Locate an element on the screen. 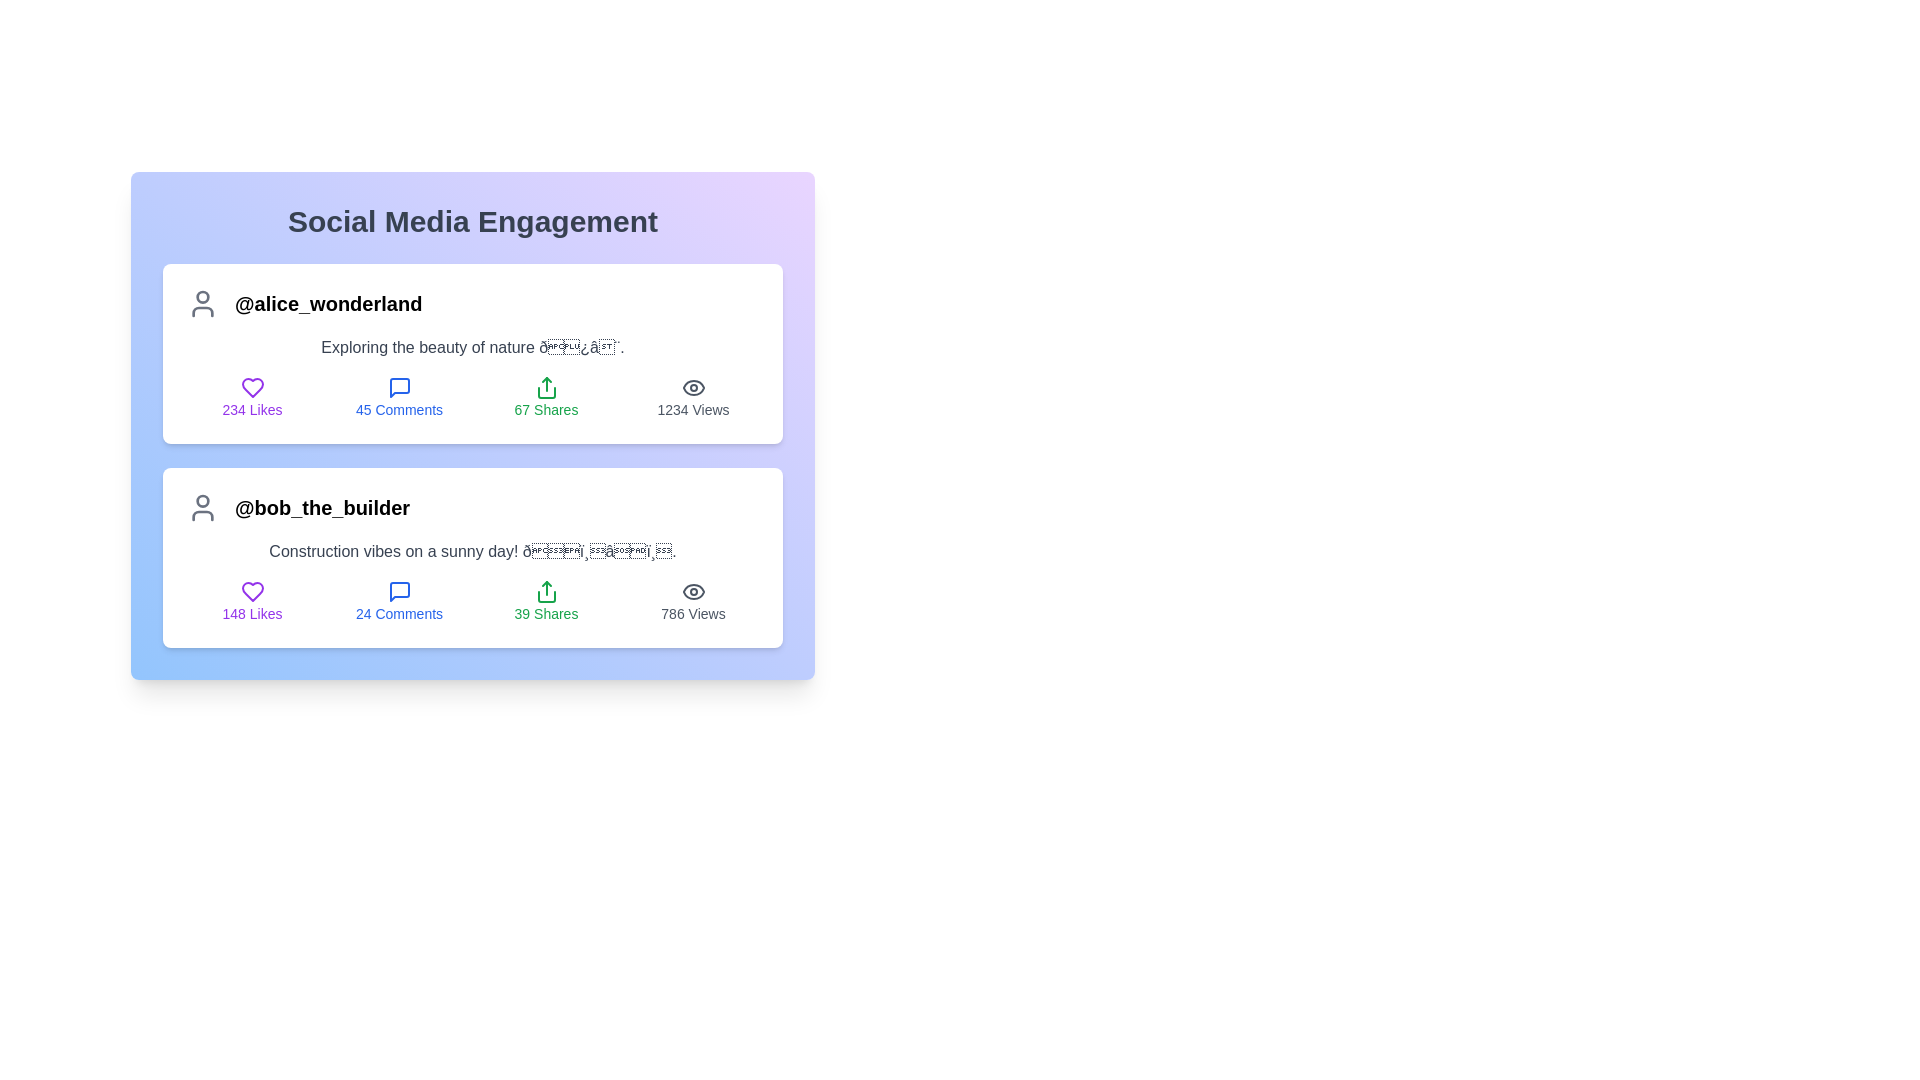 The image size is (1920, 1080). the bold black text label reading '@alice_wonderland', which is part of the user profile layout, located in the upper left quadrant of the post card is located at coordinates (328, 304).